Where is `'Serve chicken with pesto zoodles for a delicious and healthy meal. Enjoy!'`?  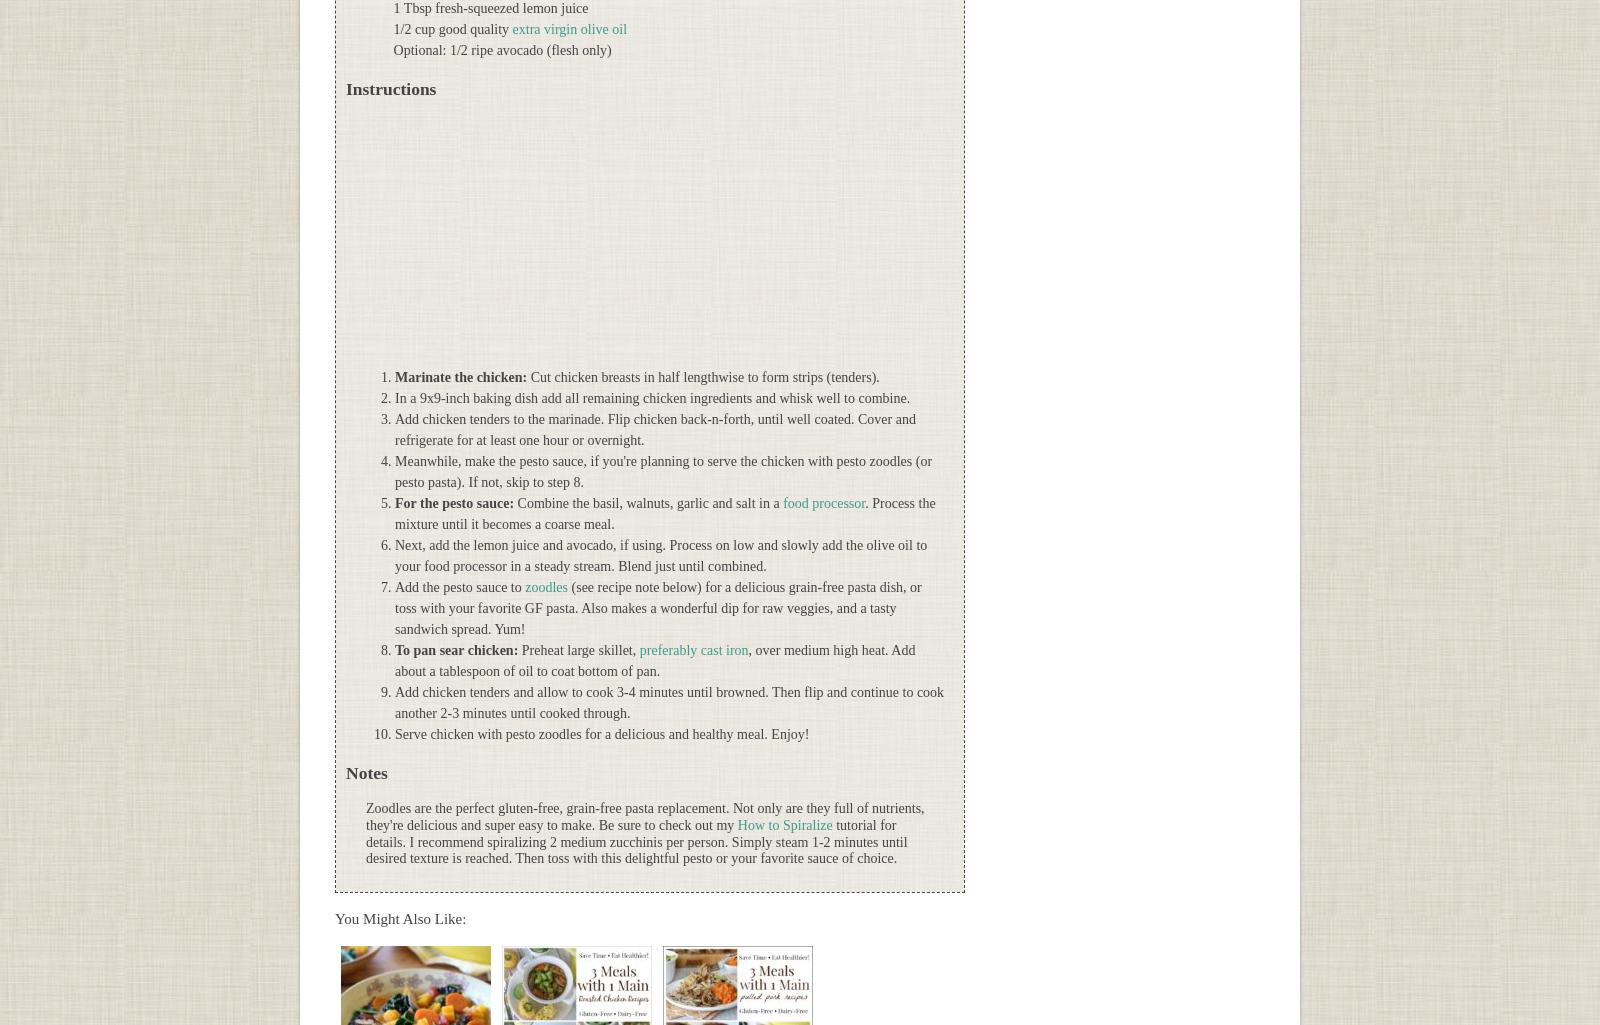 'Serve chicken with pesto zoodles for a delicious and healthy meal. Enjoy!' is located at coordinates (601, 733).